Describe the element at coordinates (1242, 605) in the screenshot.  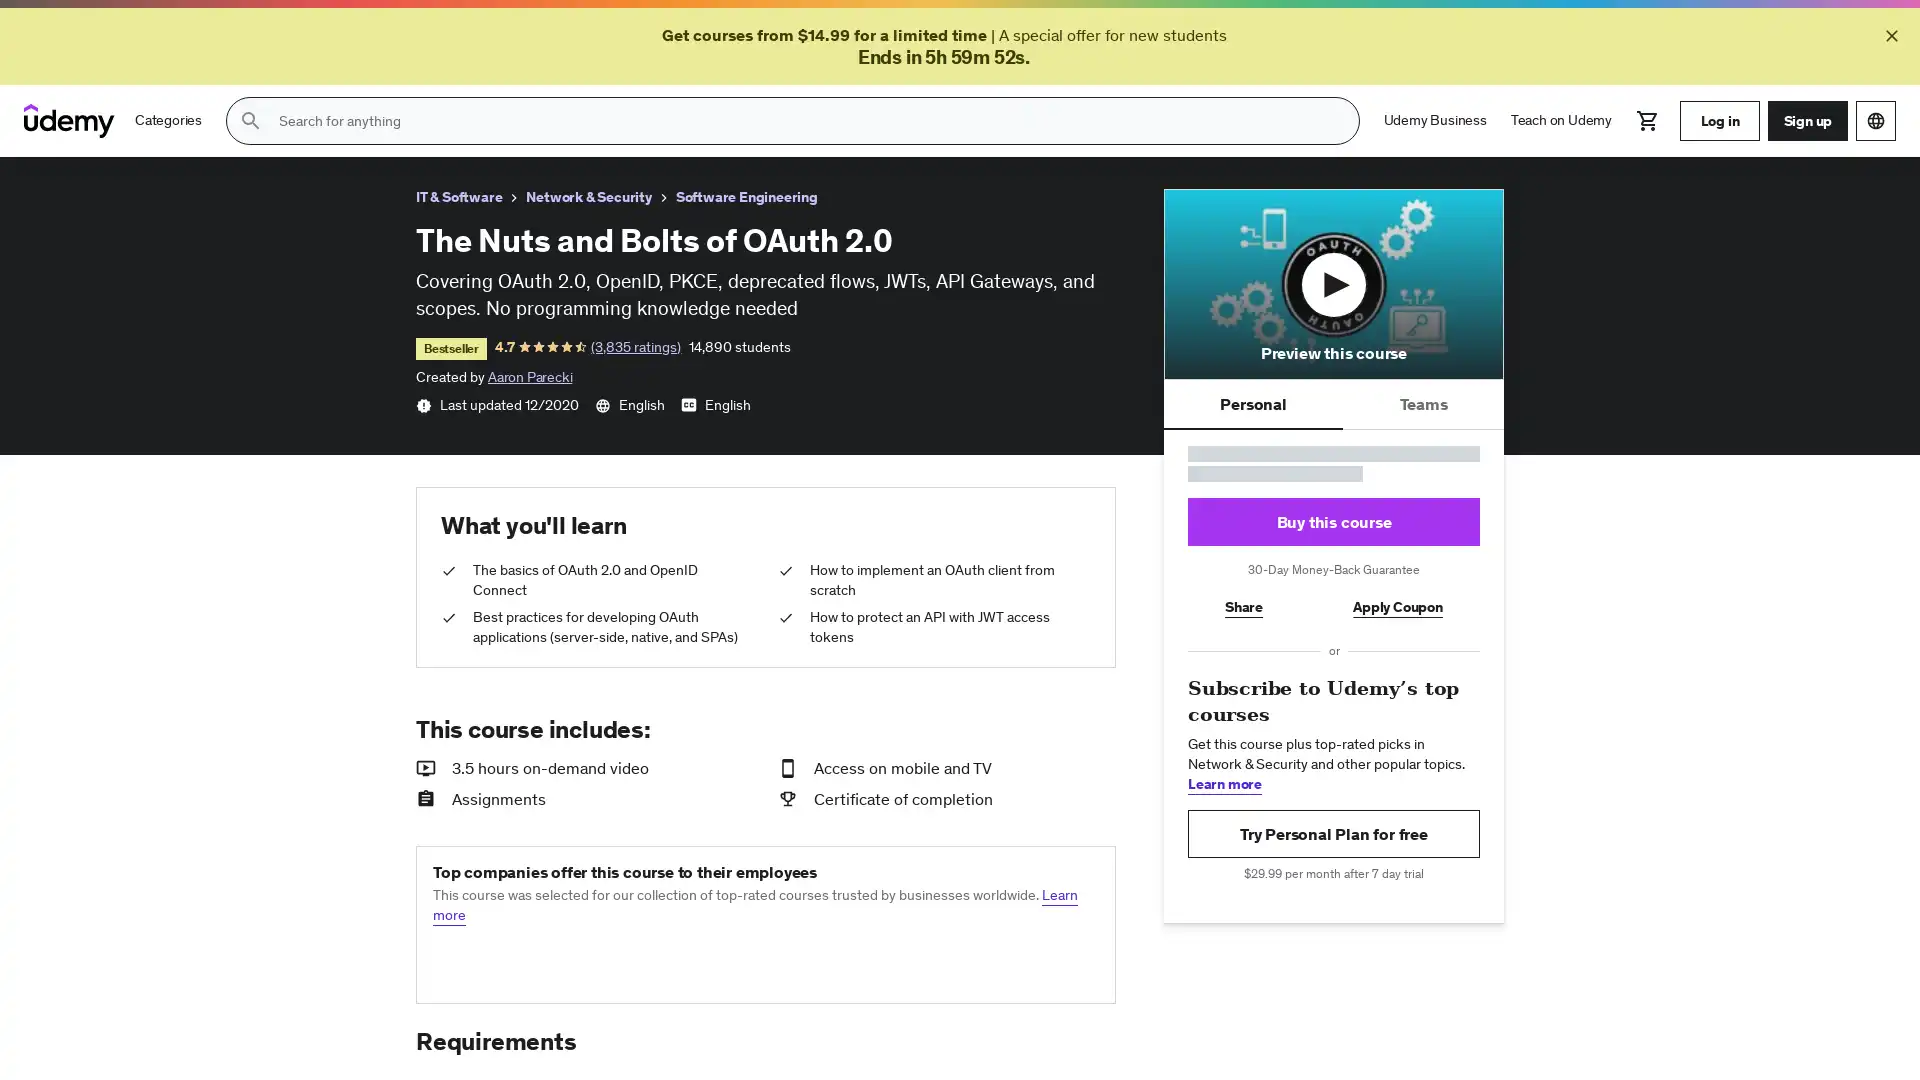
I see `Share` at that location.